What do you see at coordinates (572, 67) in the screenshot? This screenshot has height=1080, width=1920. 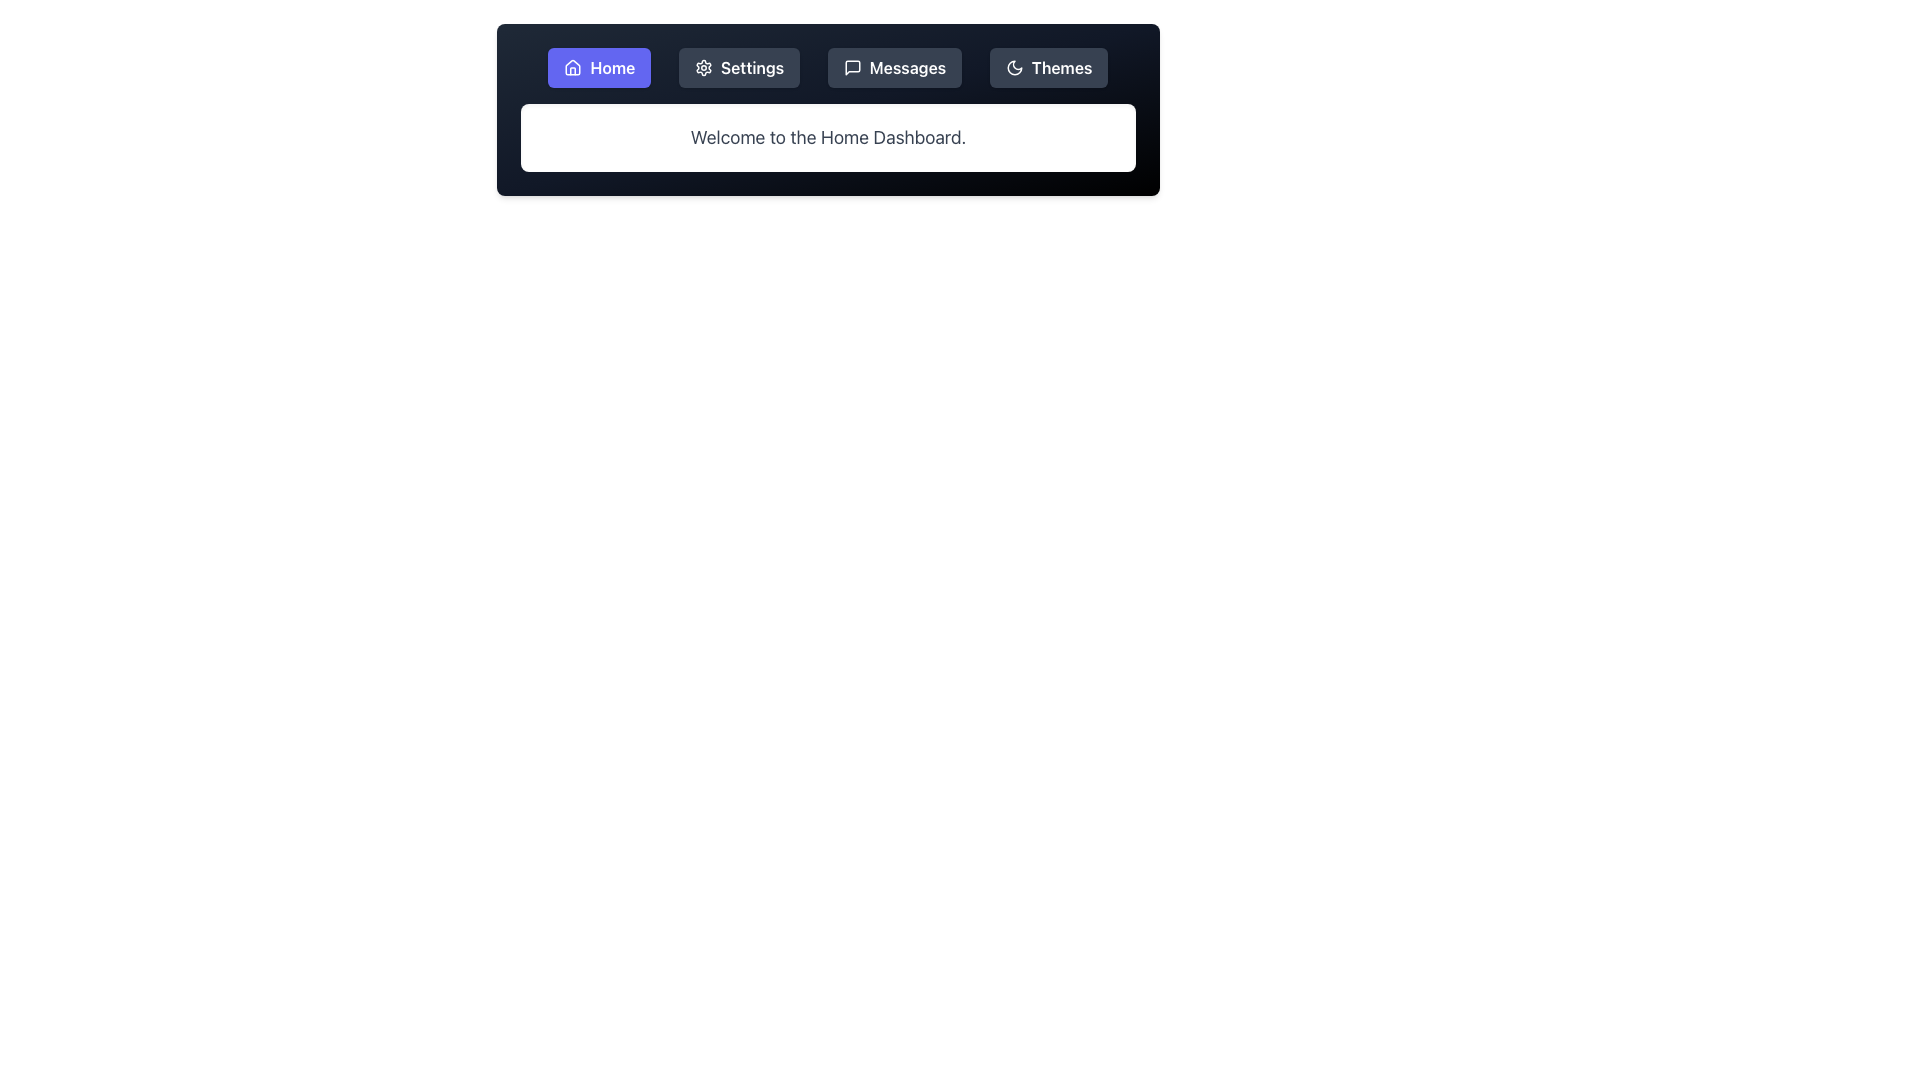 I see `the house icon, which is a minimalist line art style element with a triangular roof and rectangular base, located to the left of the 'Home' text` at bounding box center [572, 67].